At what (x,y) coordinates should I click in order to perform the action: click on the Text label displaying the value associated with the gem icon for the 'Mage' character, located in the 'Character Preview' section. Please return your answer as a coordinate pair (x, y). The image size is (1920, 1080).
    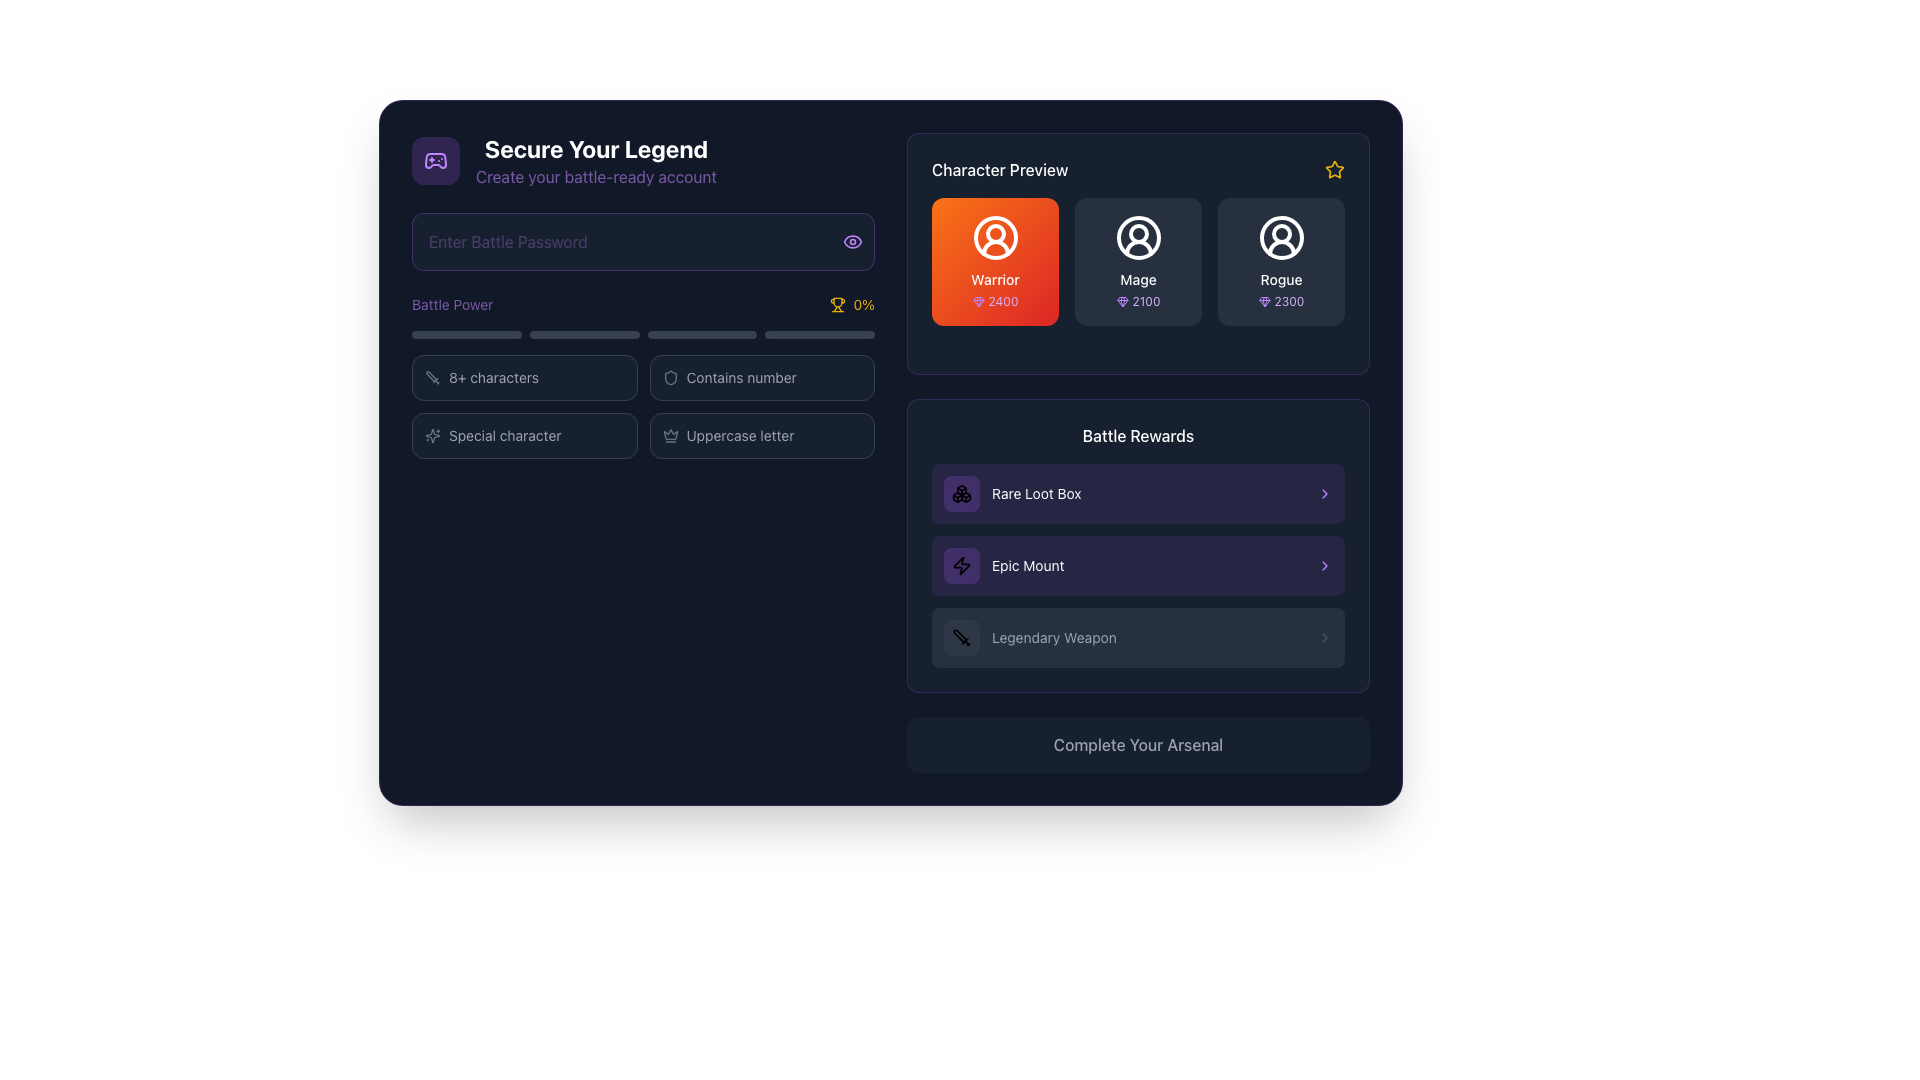
    Looking at the image, I should click on (1146, 301).